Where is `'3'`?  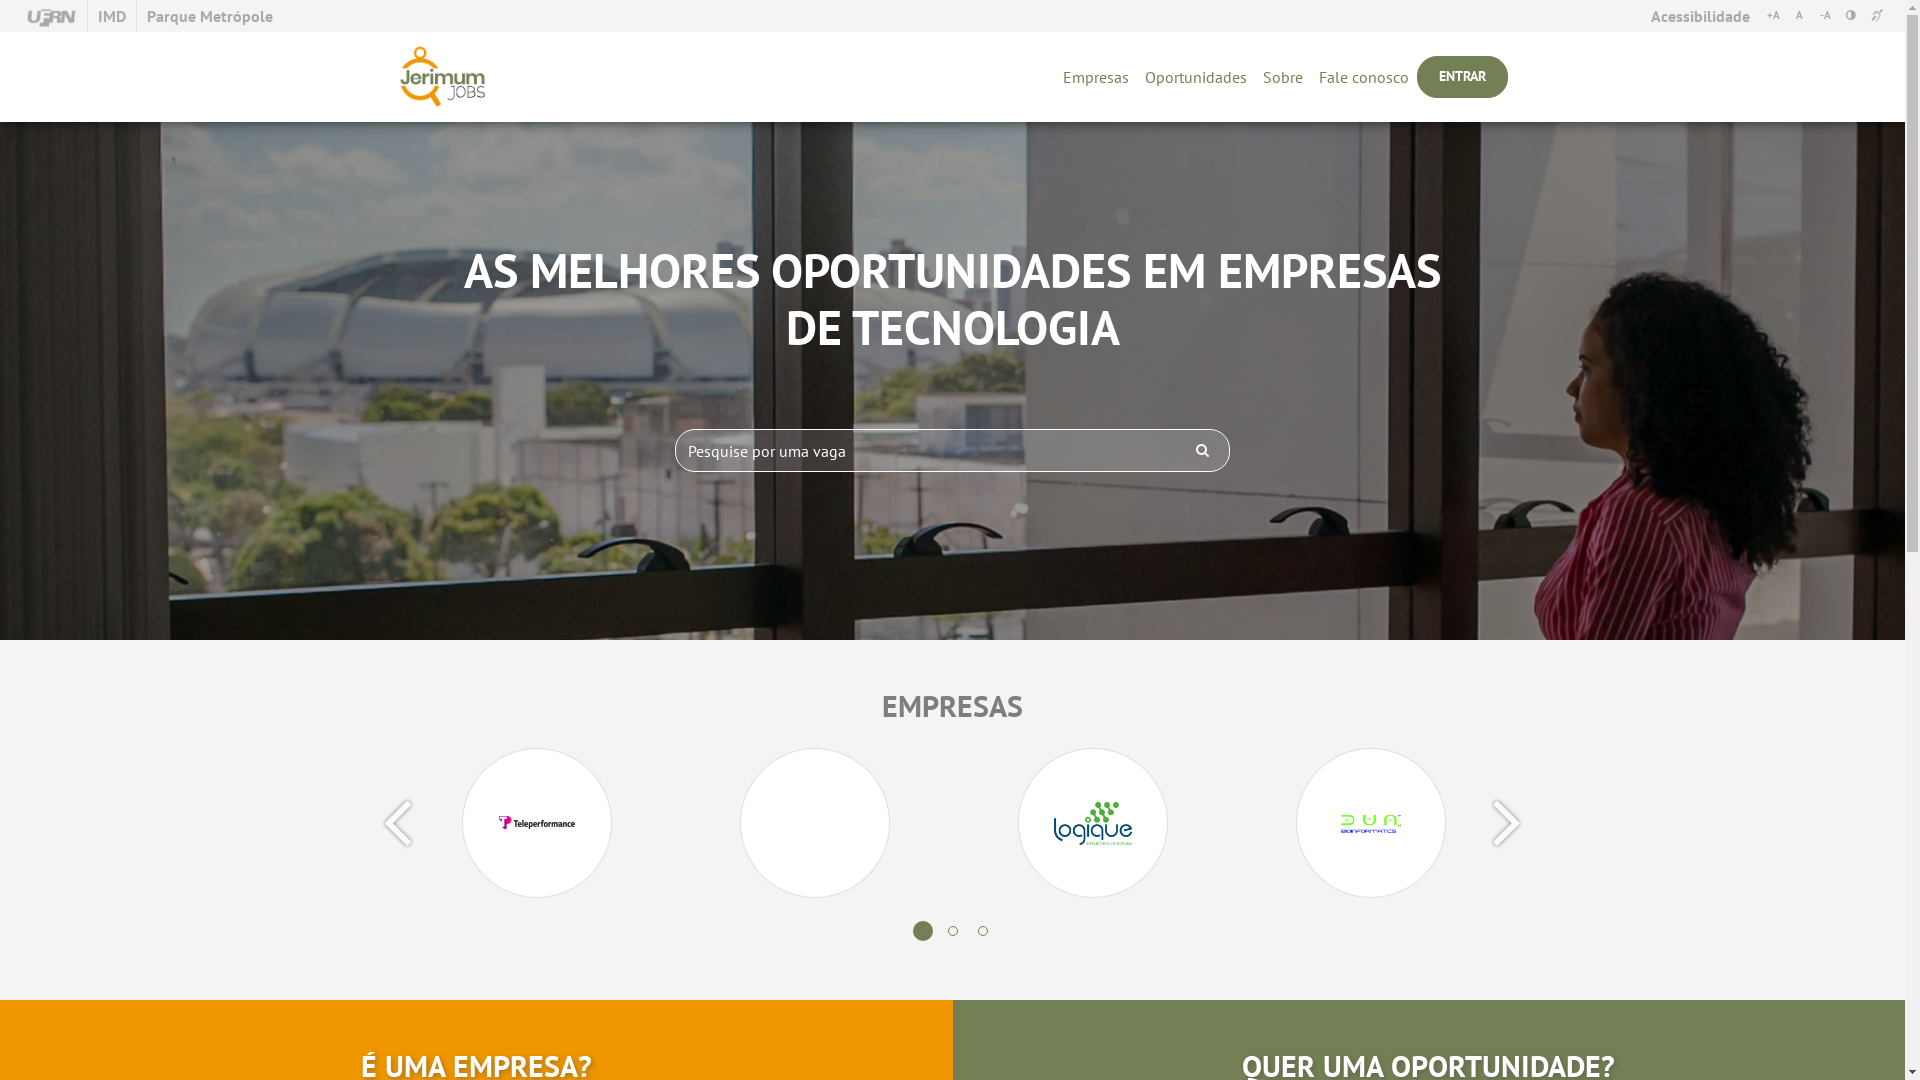
'3' is located at coordinates (977, 925).